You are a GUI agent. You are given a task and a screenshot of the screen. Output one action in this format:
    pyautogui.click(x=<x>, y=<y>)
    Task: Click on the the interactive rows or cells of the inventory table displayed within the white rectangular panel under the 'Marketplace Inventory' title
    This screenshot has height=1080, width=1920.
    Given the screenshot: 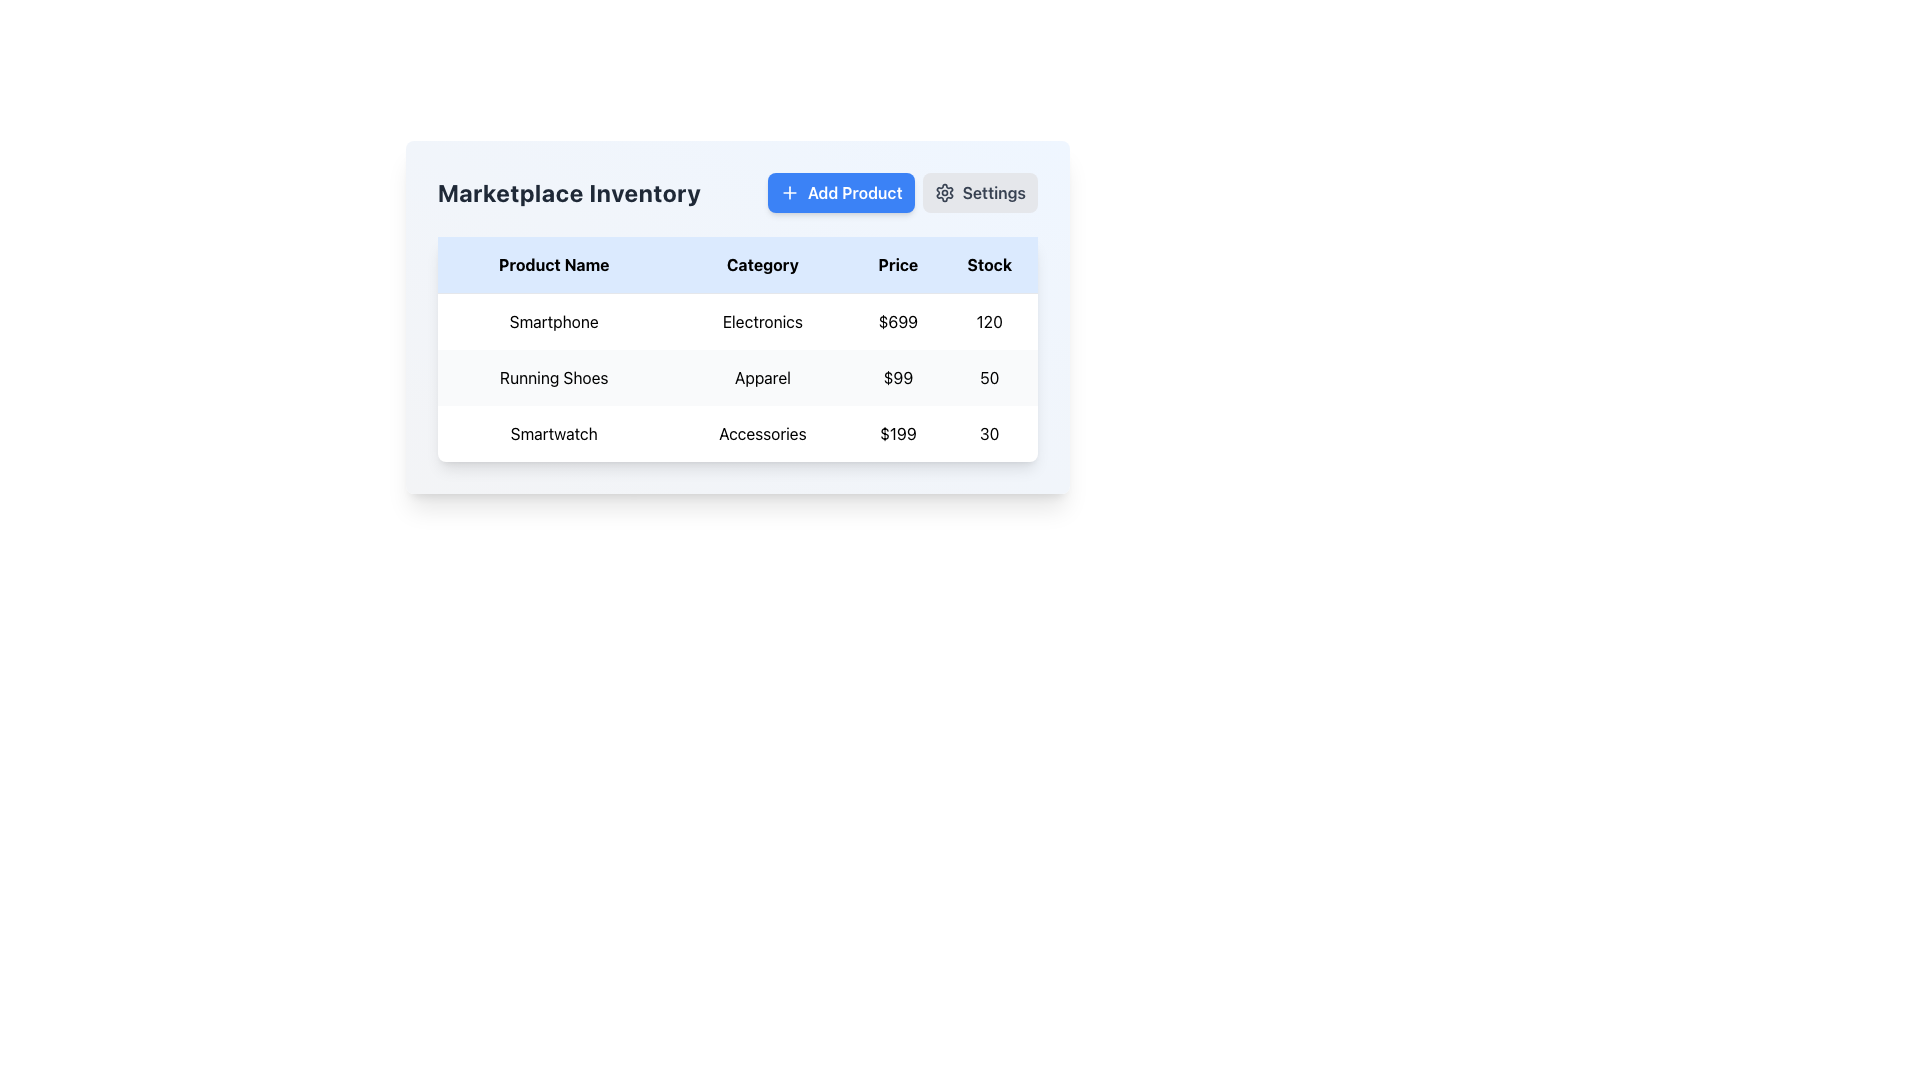 What is the action you would take?
    pyautogui.click(x=737, y=347)
    